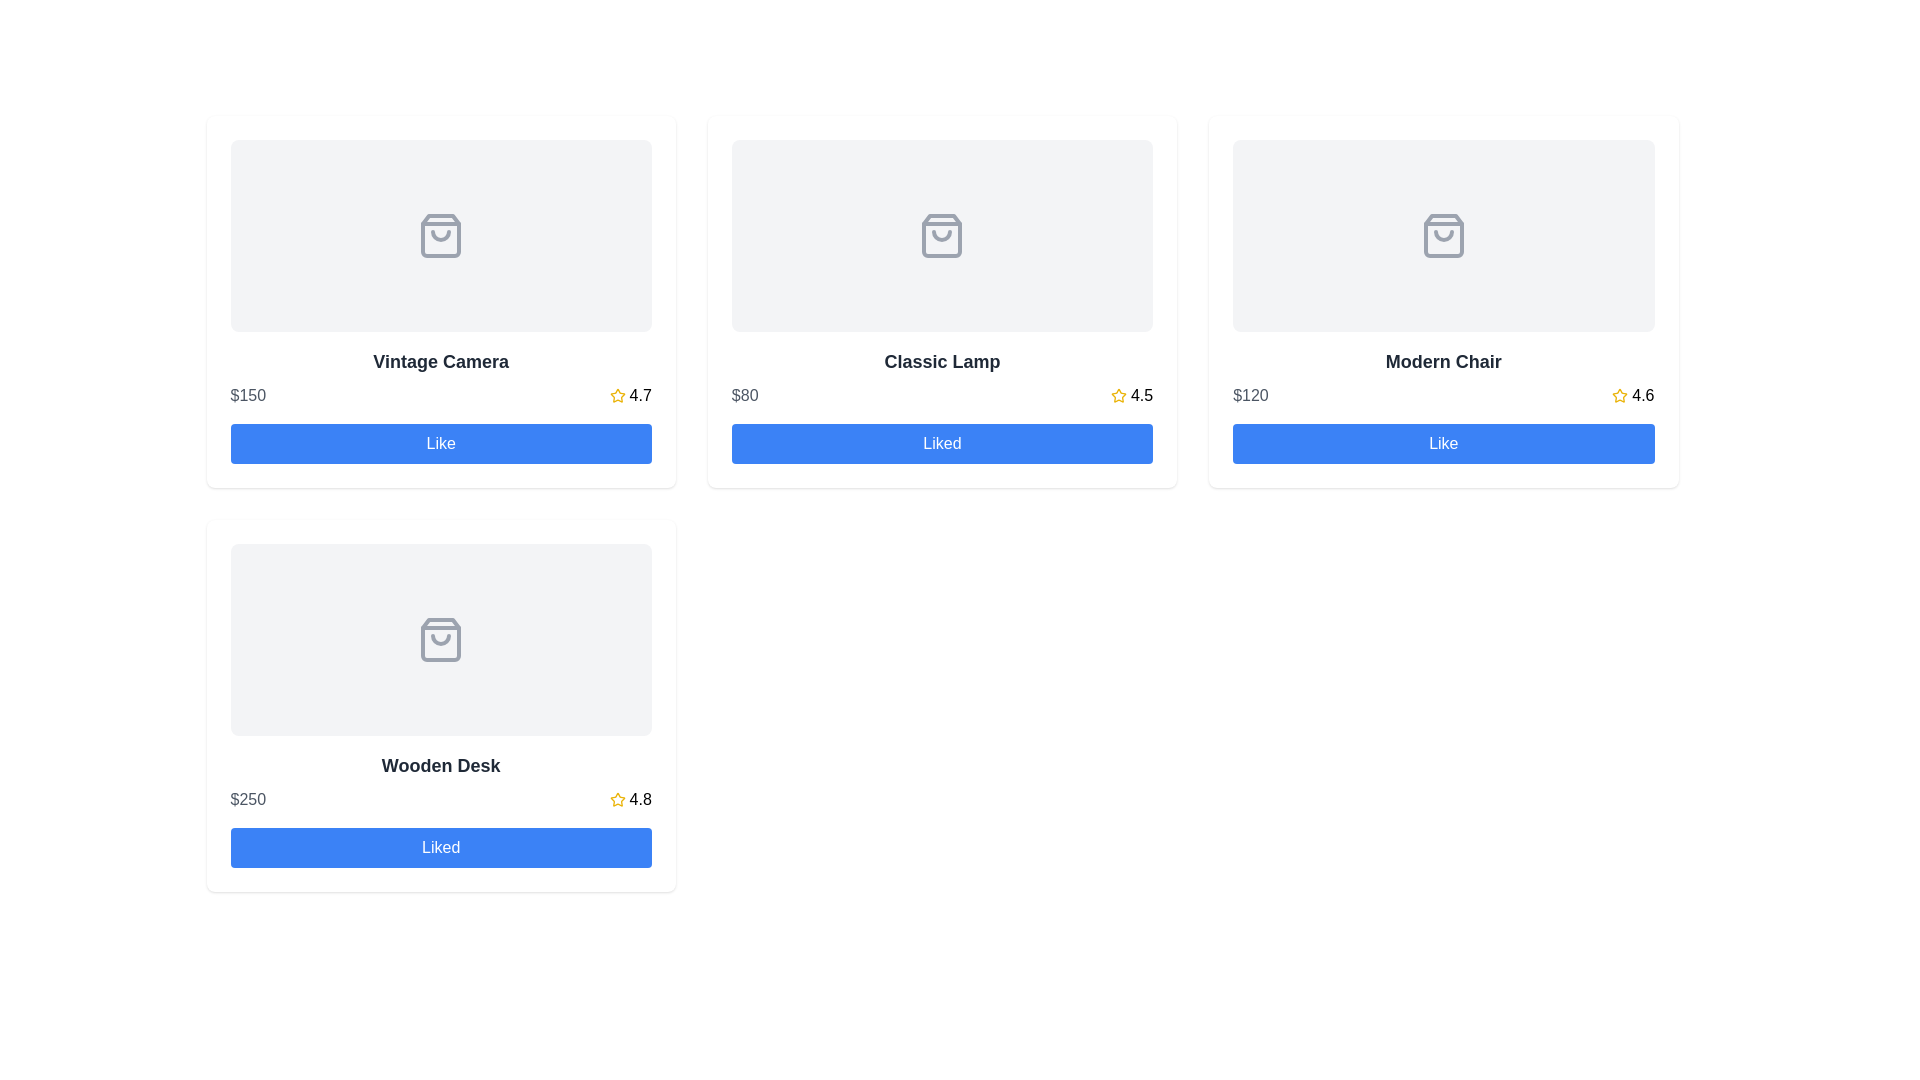  Describe the element at coordinates (1117, 395) in the screenshot. I see `the stylized yellow star icon representing ratings for the 'Classic Lamp', located to the right of the product name and aligned with the rating '4.5'` at that location.